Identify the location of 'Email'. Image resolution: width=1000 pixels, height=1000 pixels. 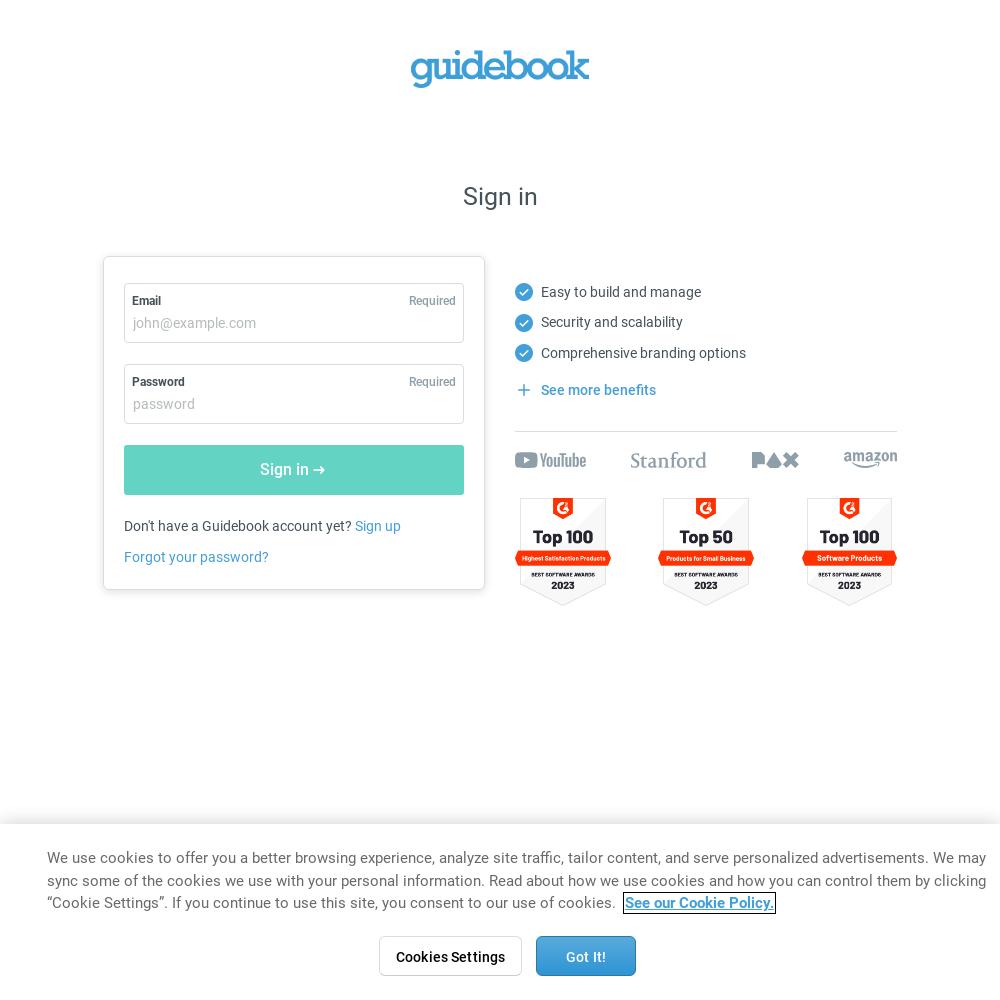
(146, 300).